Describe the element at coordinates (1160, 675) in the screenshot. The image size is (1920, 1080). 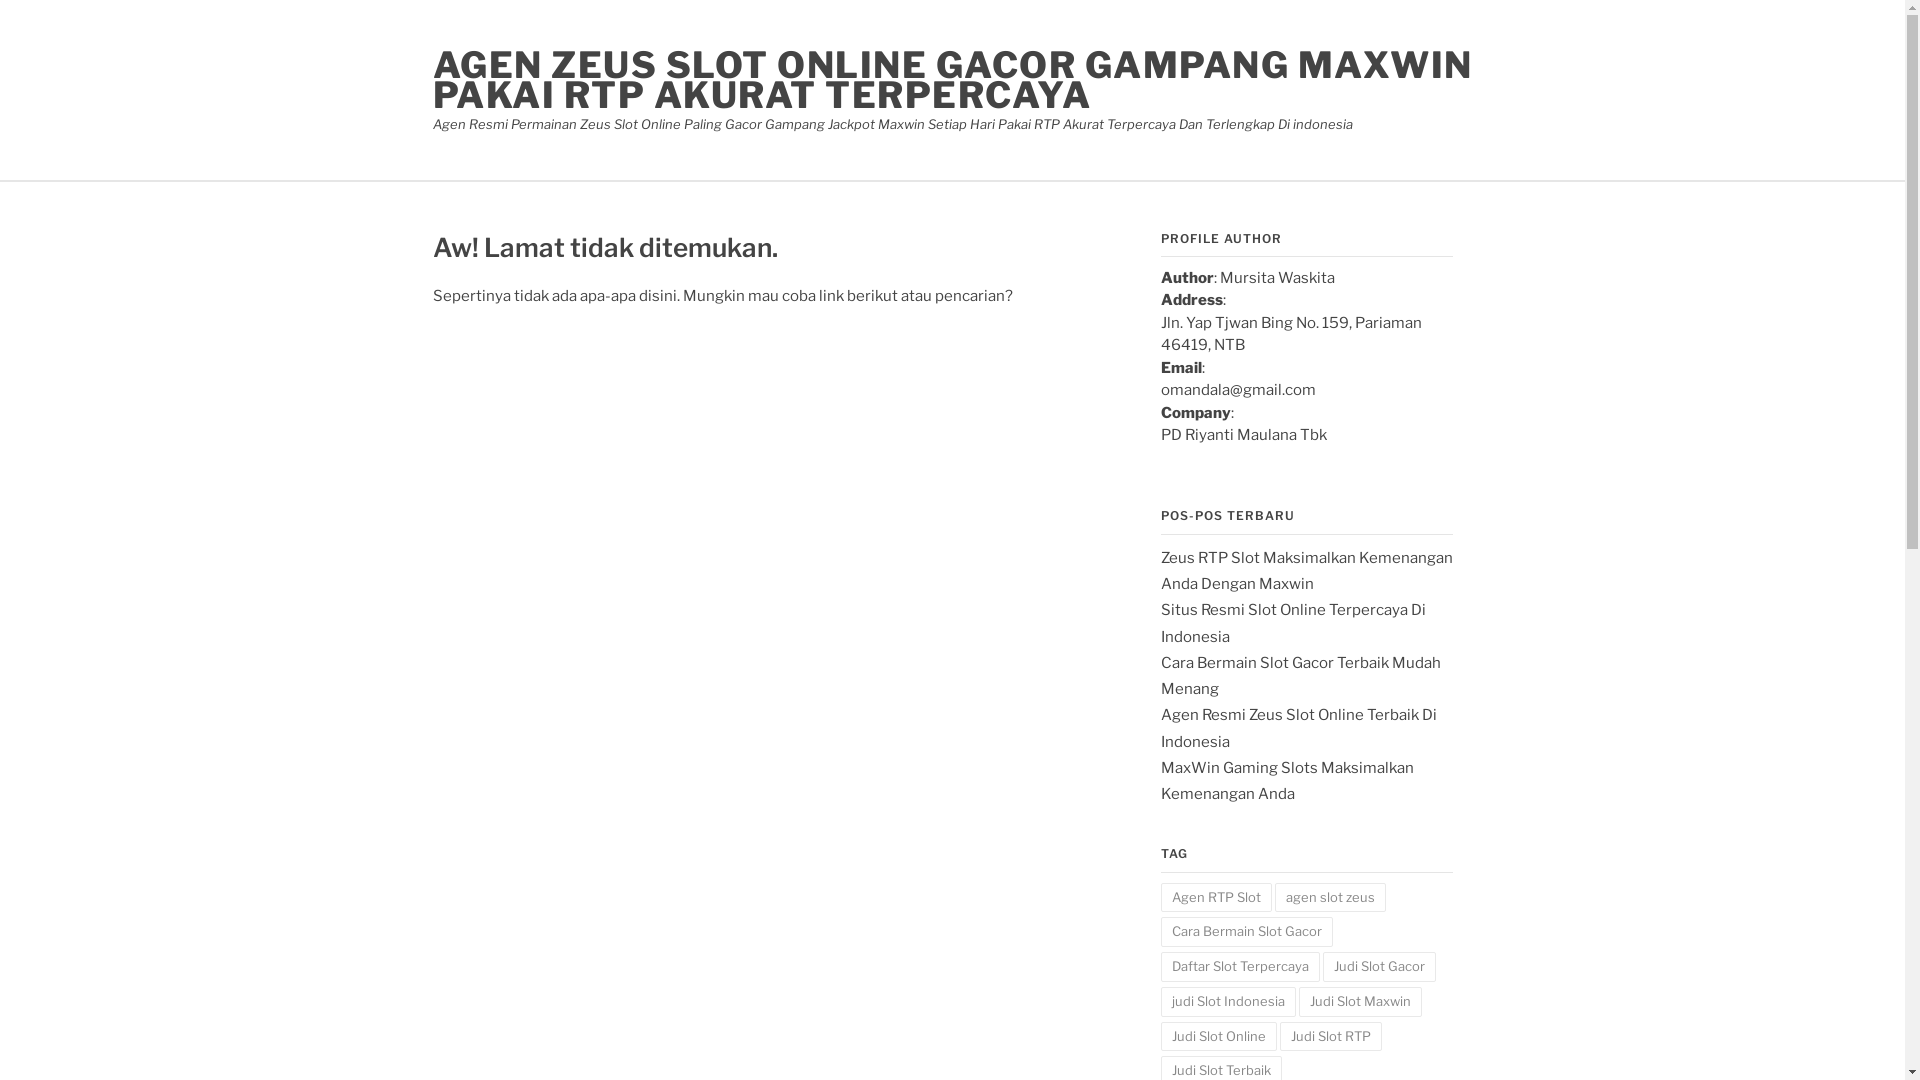
I see `'Cara Bermain Slot Gacor Terbaik Mudah Menang'` at that location.